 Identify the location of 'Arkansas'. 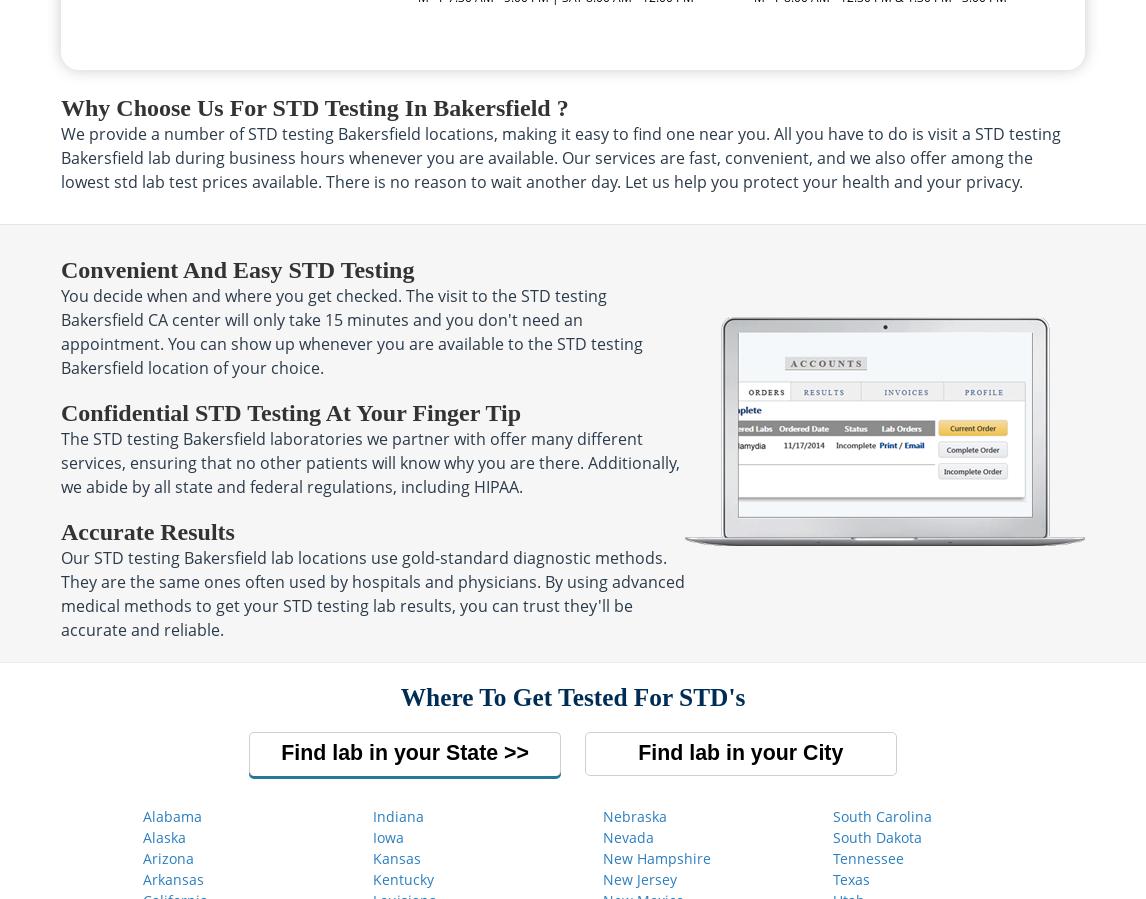
(173, 878).